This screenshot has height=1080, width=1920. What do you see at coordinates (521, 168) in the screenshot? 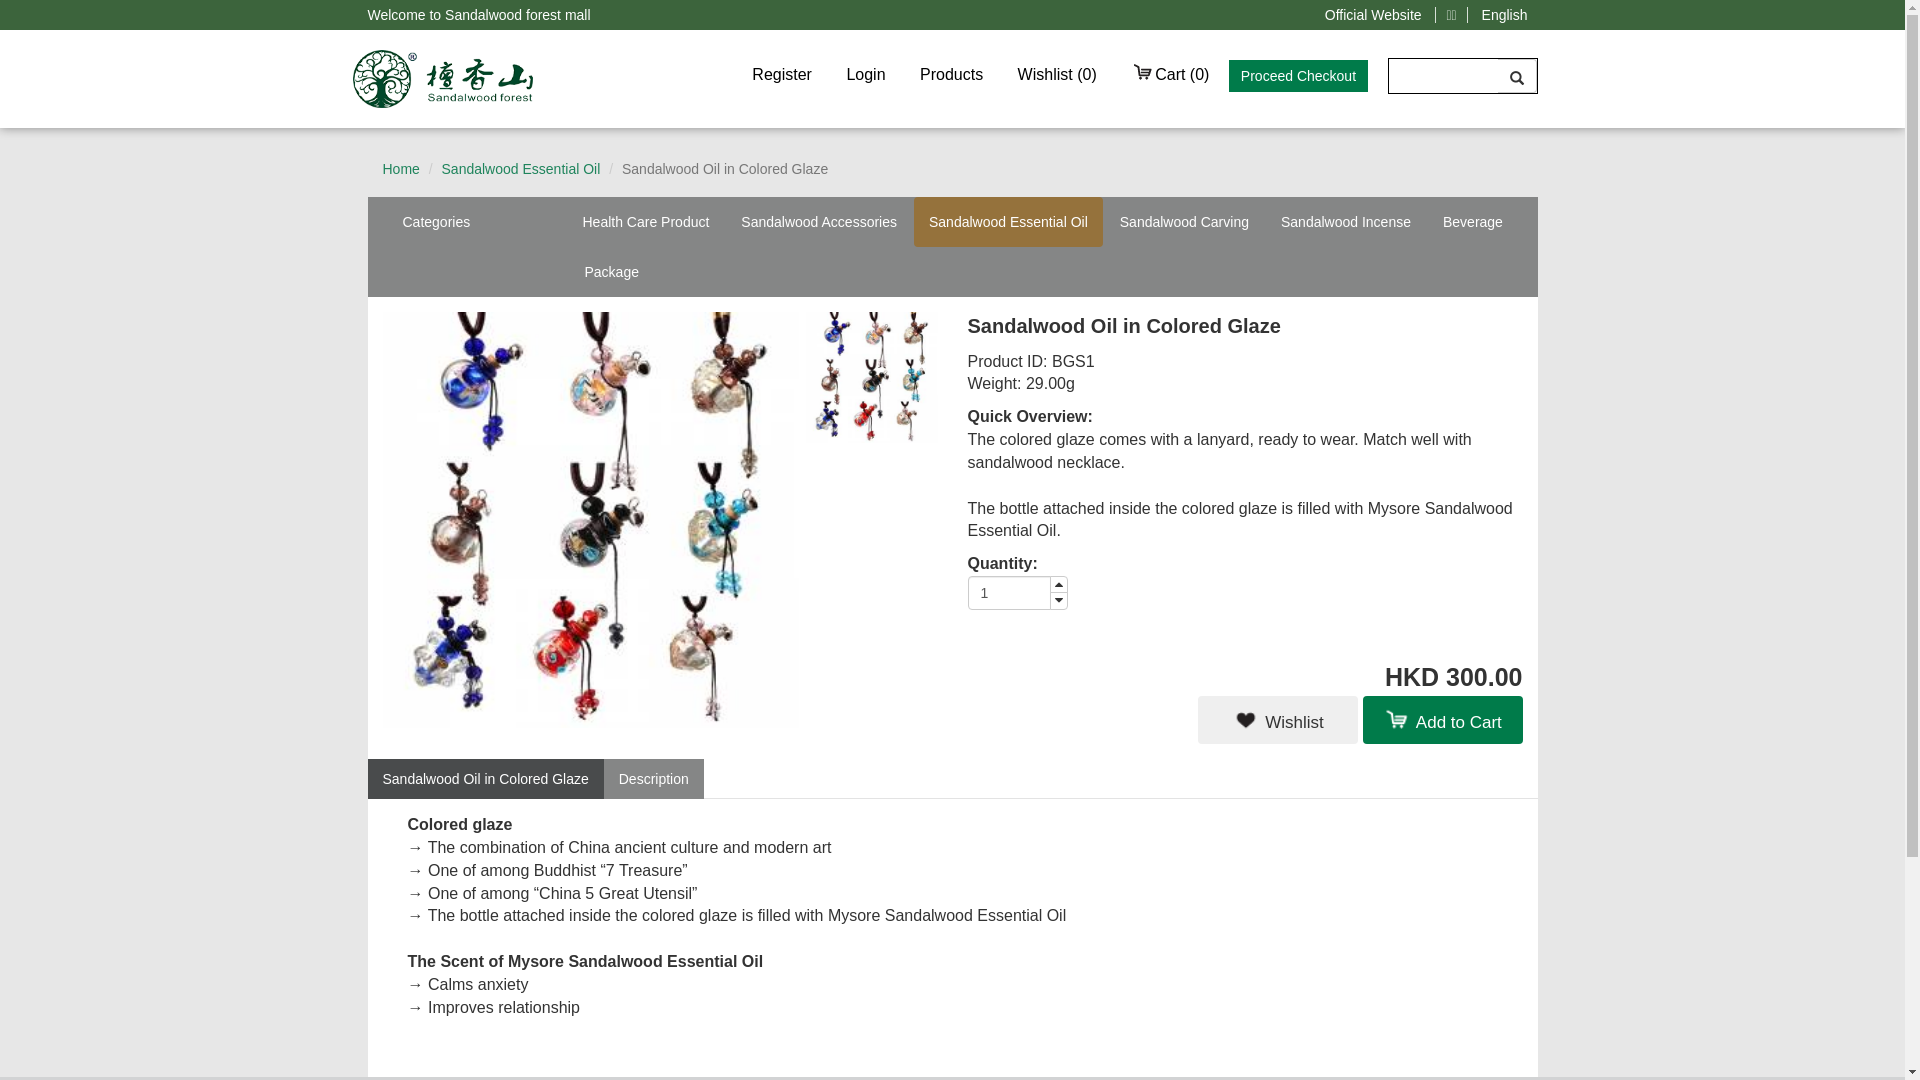
I see `'Sandalwood Essential Oil'` at bounding box center [521, 168].